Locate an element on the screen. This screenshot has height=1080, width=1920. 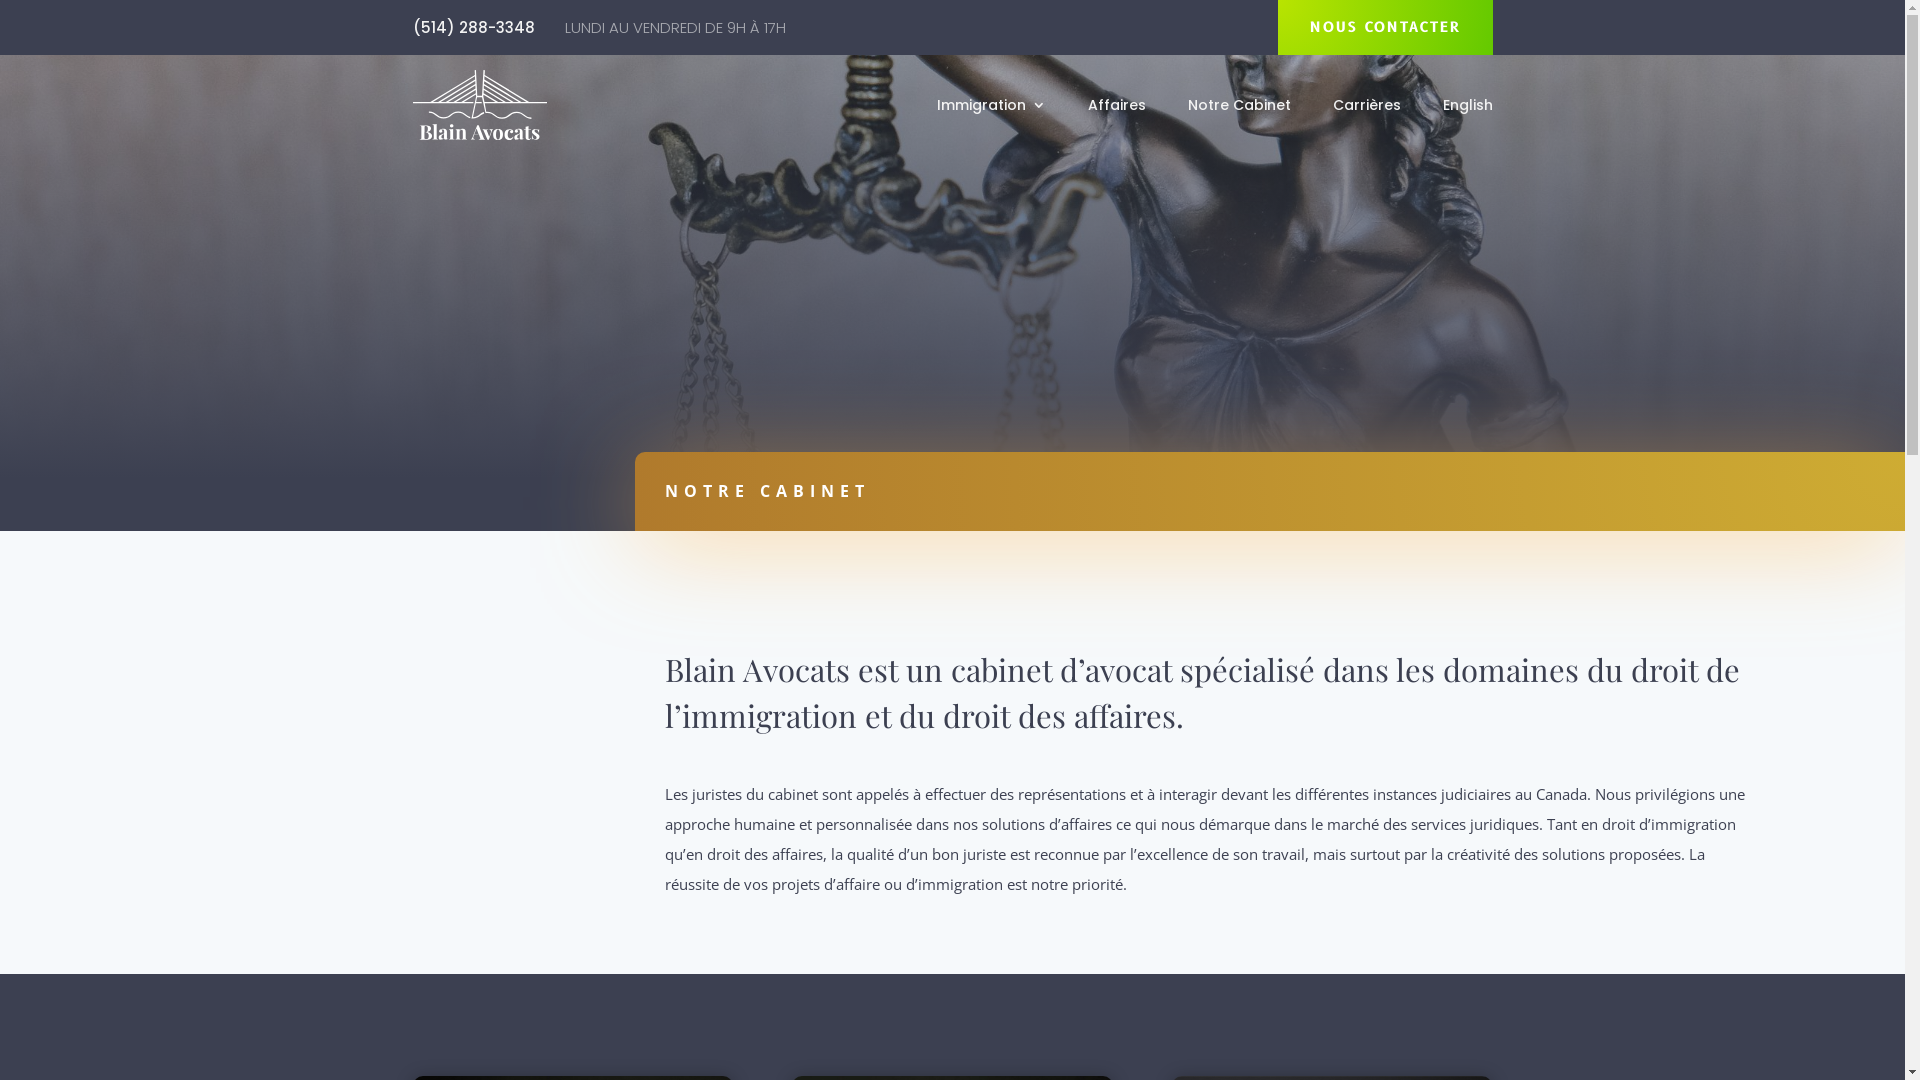
'(514) 288-3348' is located at coordinates (472, 26).